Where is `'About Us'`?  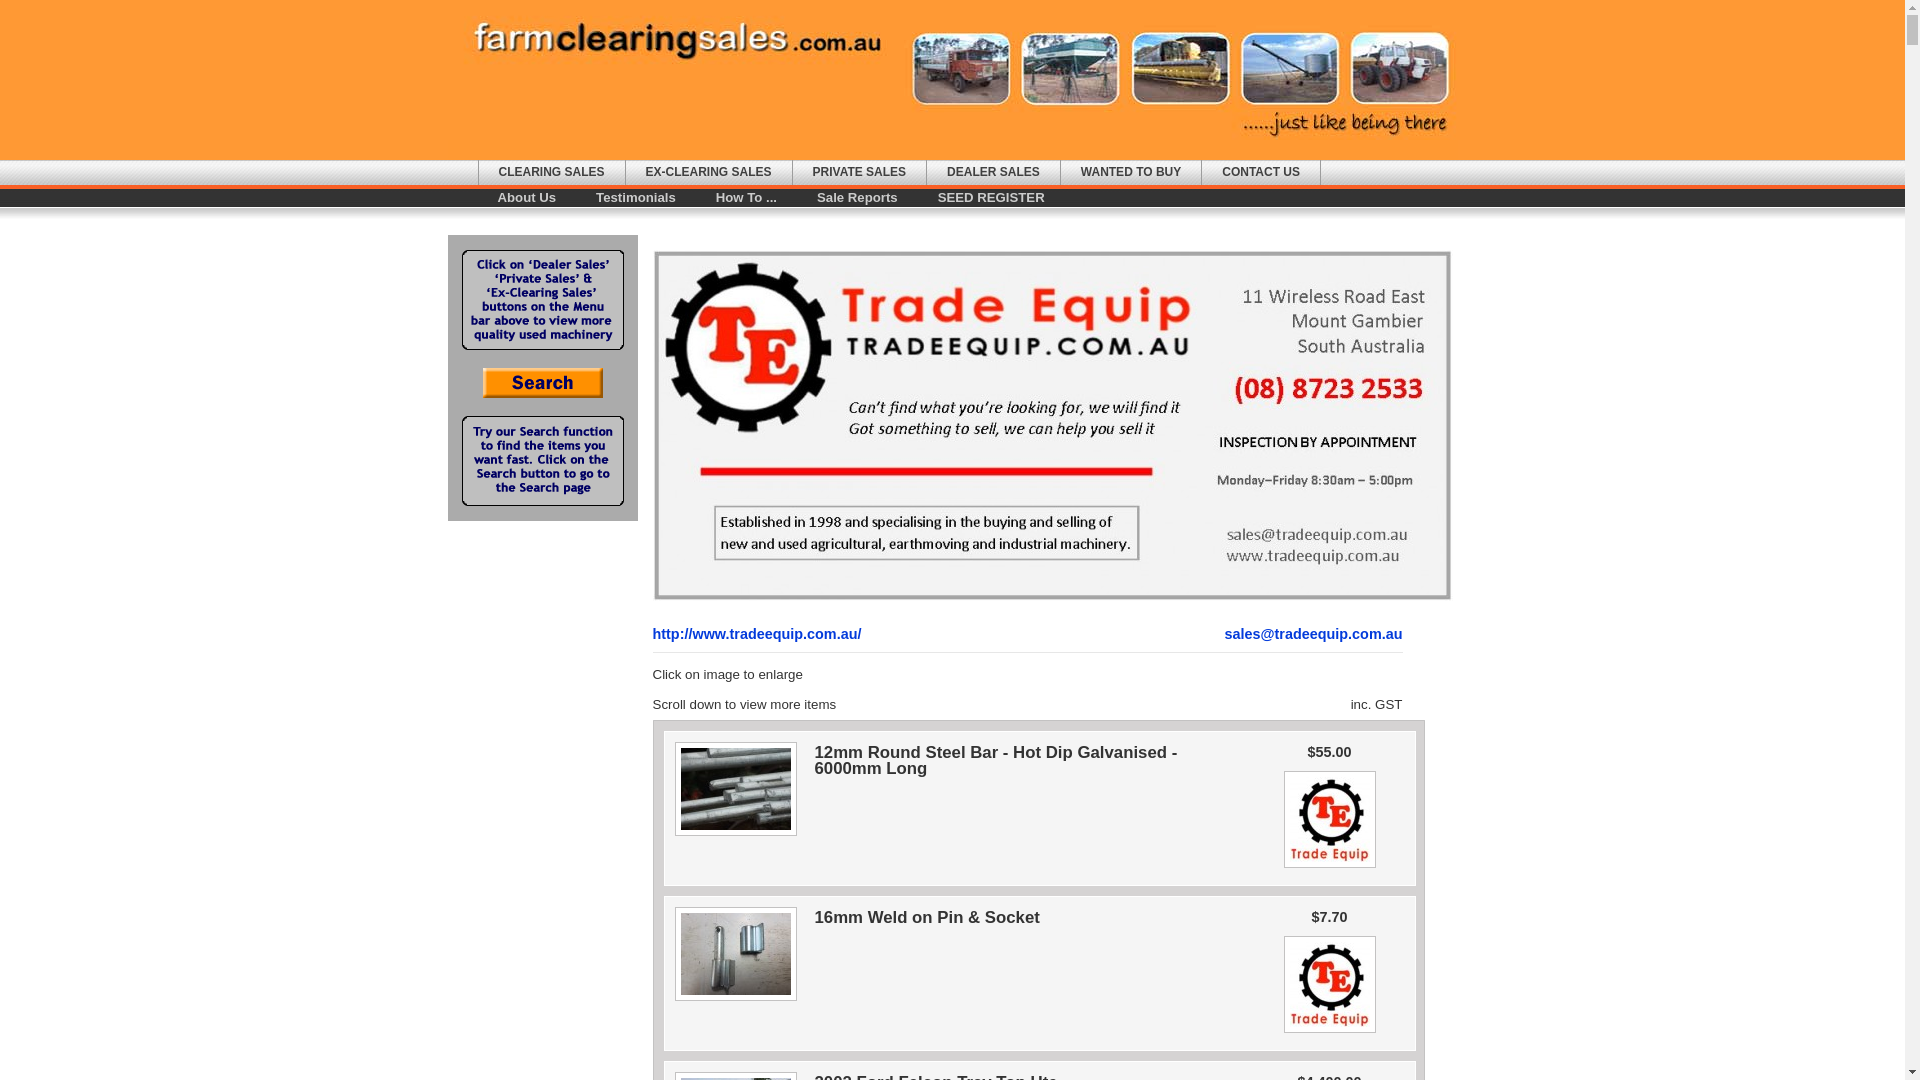
'About Us' is located at coordinates (527, 197).